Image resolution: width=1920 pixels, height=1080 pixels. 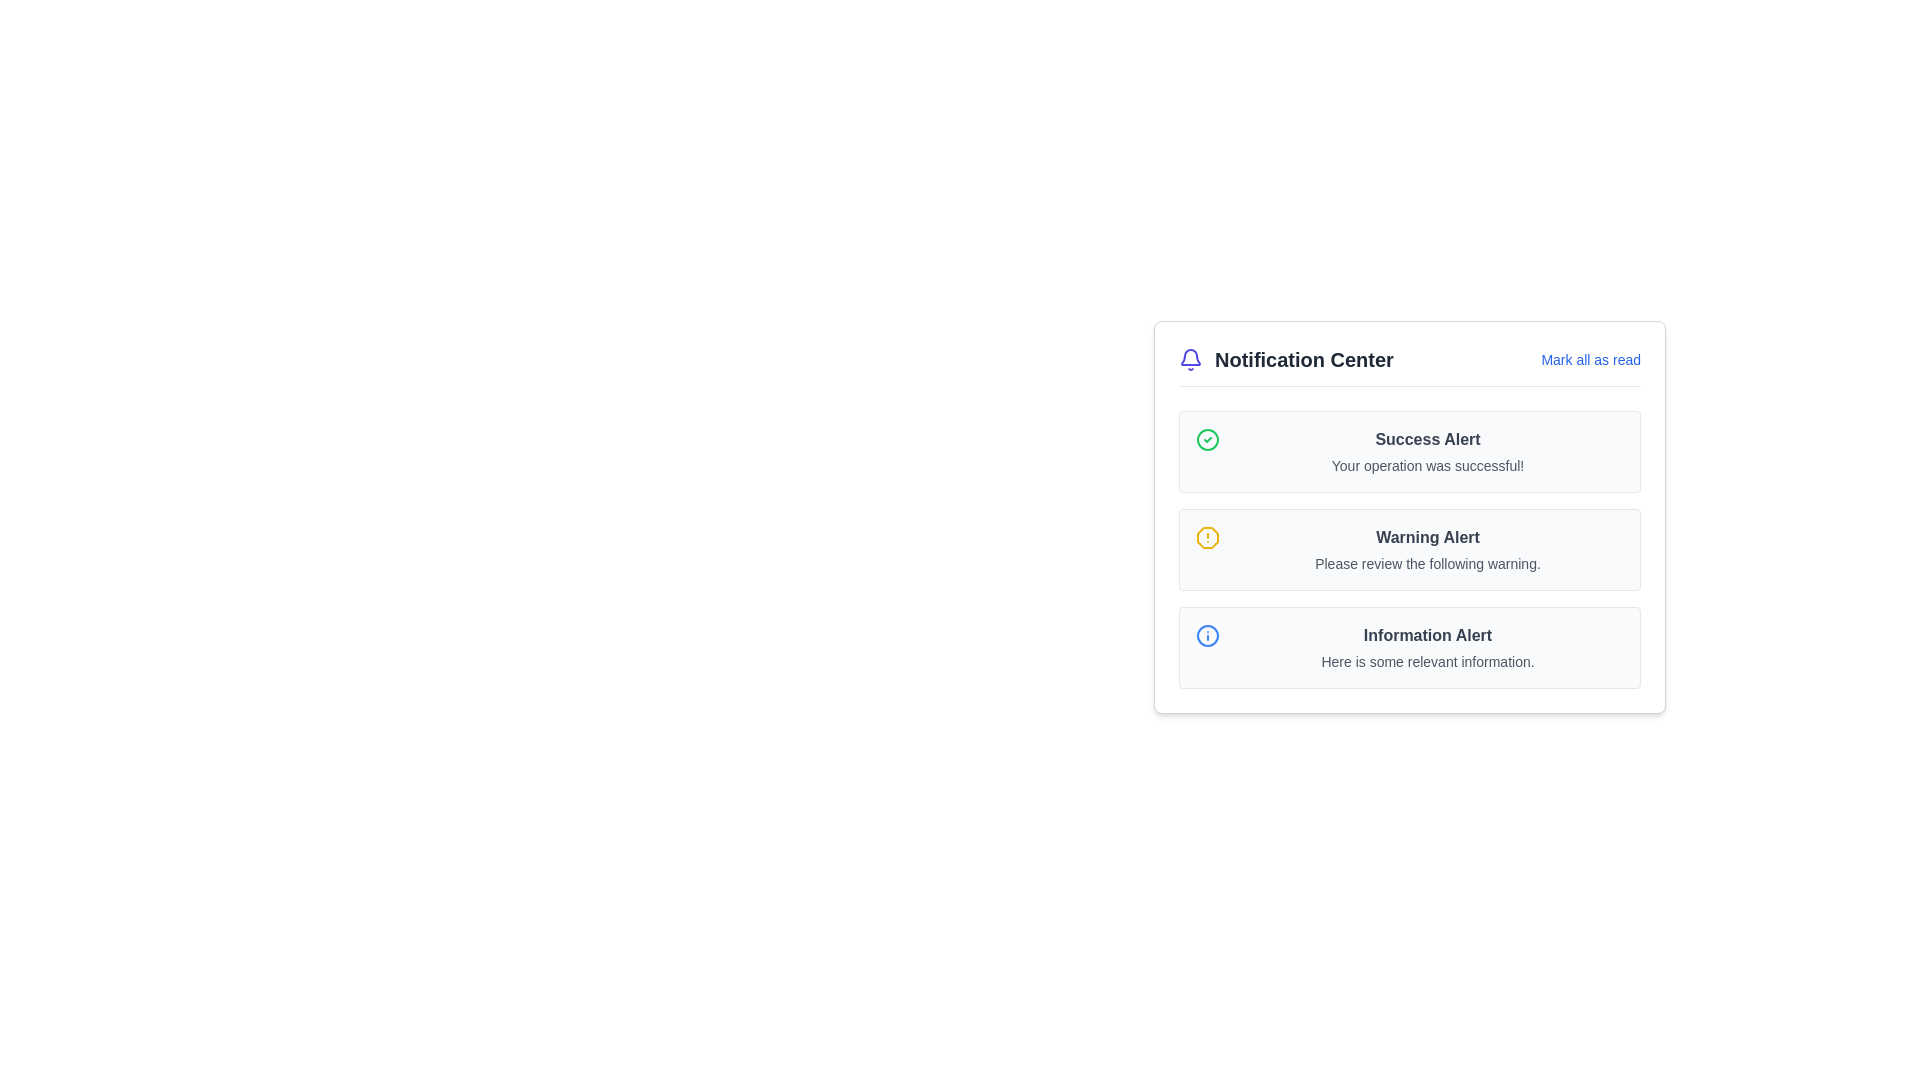 I want to click on keyboard navigation, so click(x=1590, y=358).